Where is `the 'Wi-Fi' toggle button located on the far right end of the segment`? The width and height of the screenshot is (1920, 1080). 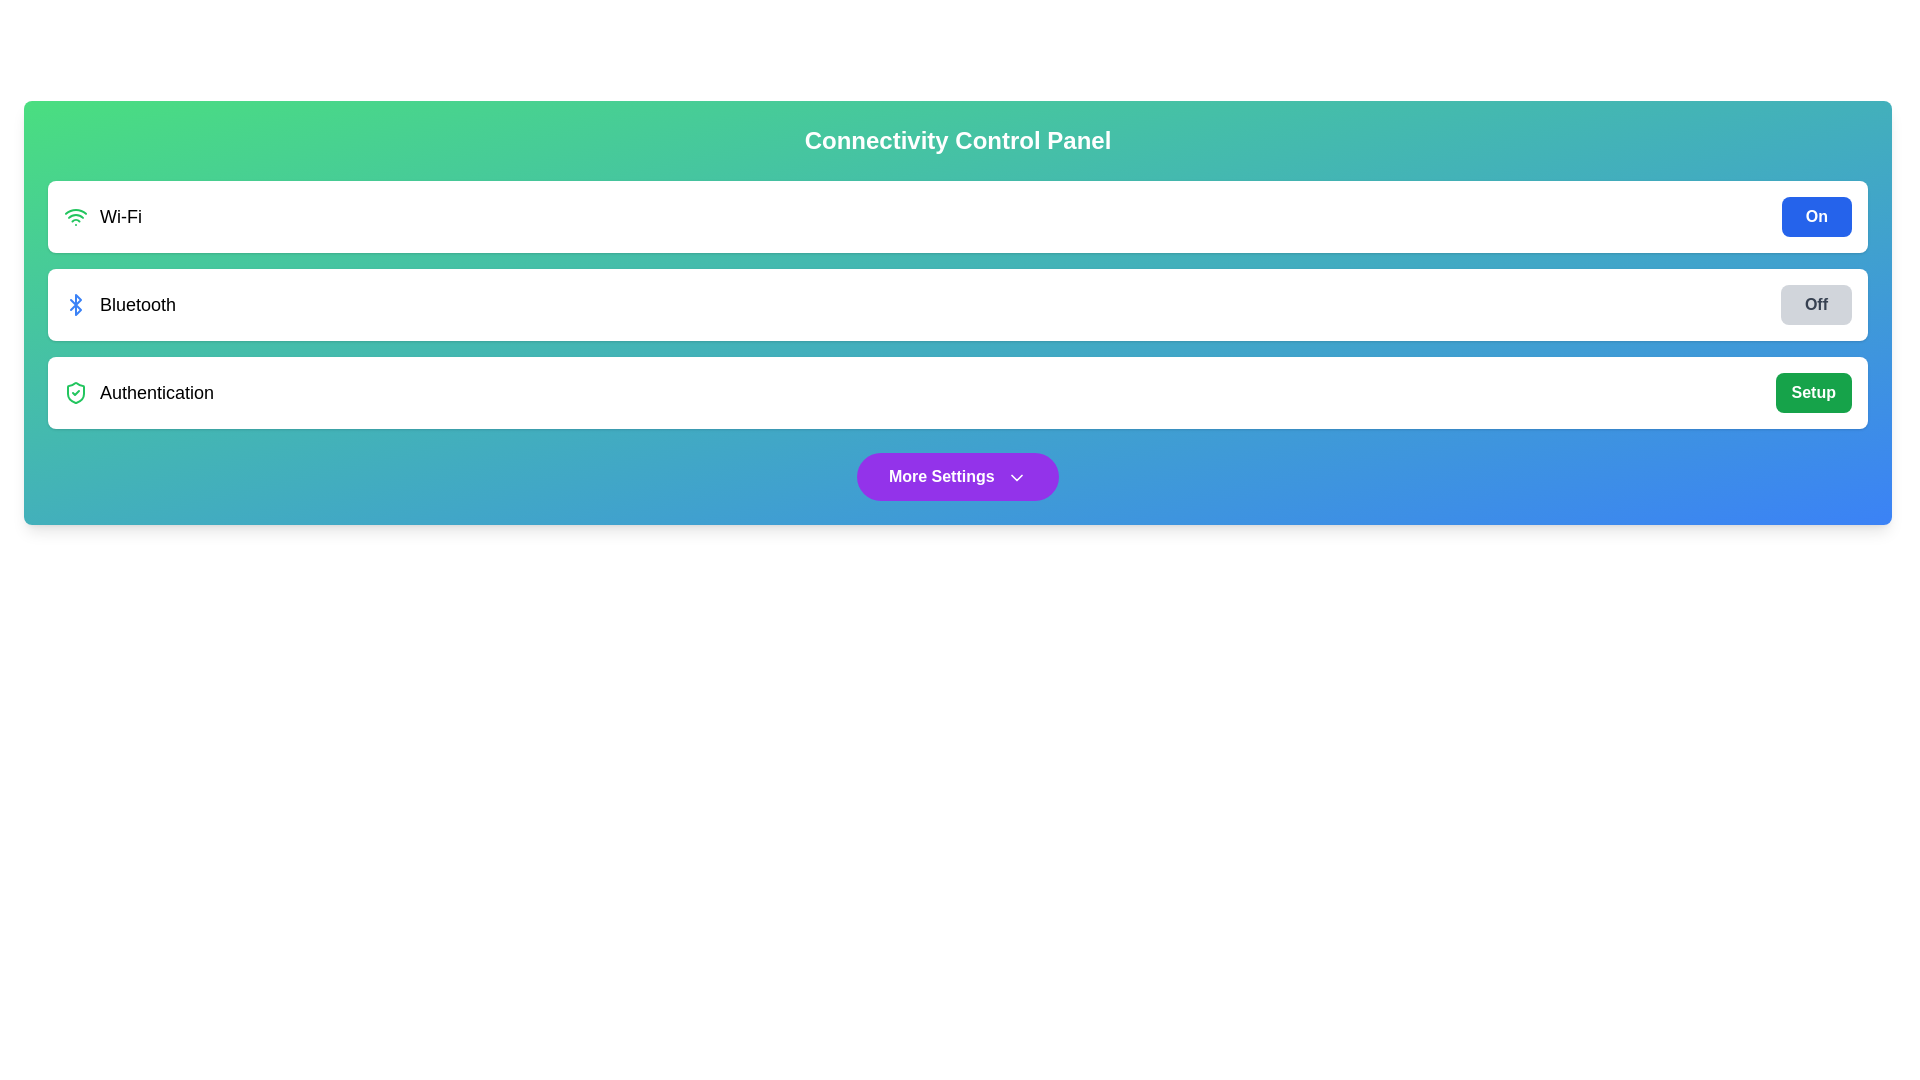
the 'Wi-Fi' toggle button located on the far right end of the segment is located at coordinates (1816, 216).